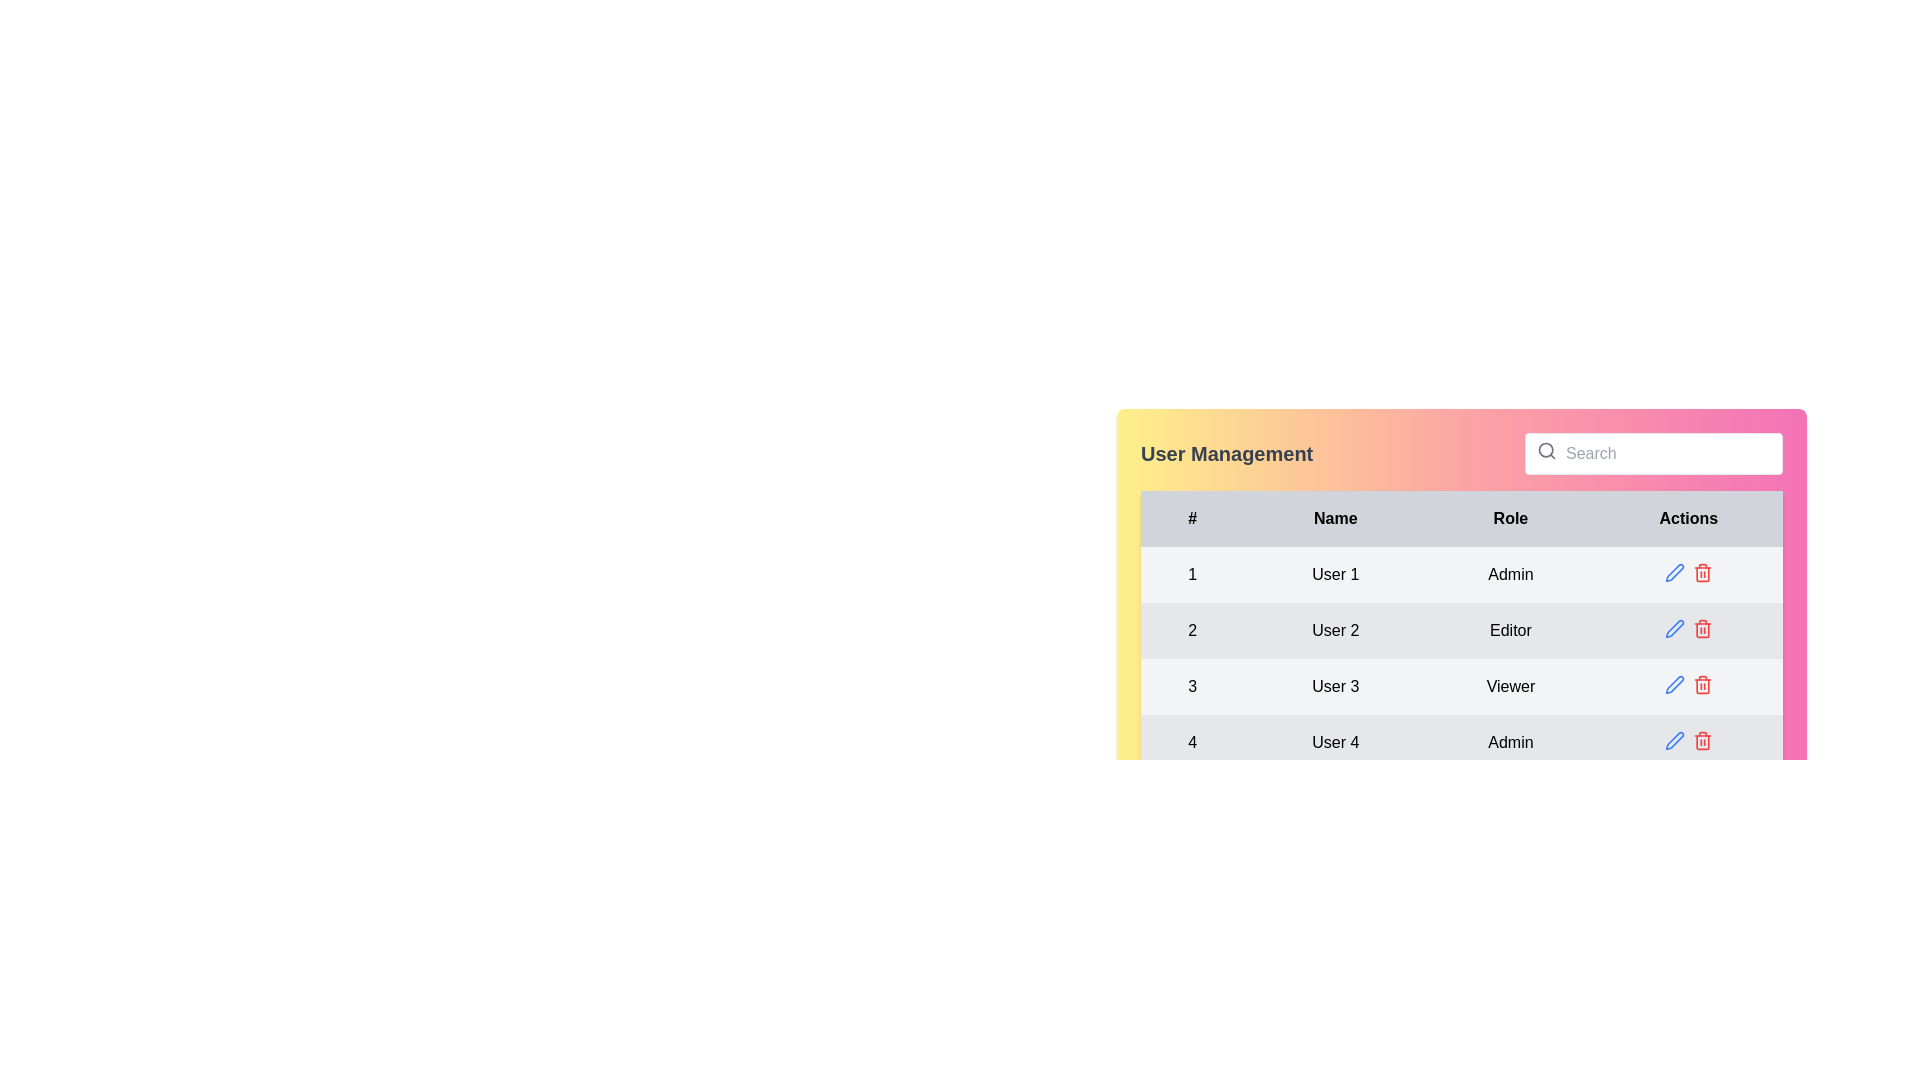 Image resolution: width=1920 pixels, height=1080 pixels. What do you see at coordinates (1335, 631) in the screenshot?
I see `the static text label containing 'User 2' in the 'Name' column of the 'User Management' table` at bounding box center [1335, 631].